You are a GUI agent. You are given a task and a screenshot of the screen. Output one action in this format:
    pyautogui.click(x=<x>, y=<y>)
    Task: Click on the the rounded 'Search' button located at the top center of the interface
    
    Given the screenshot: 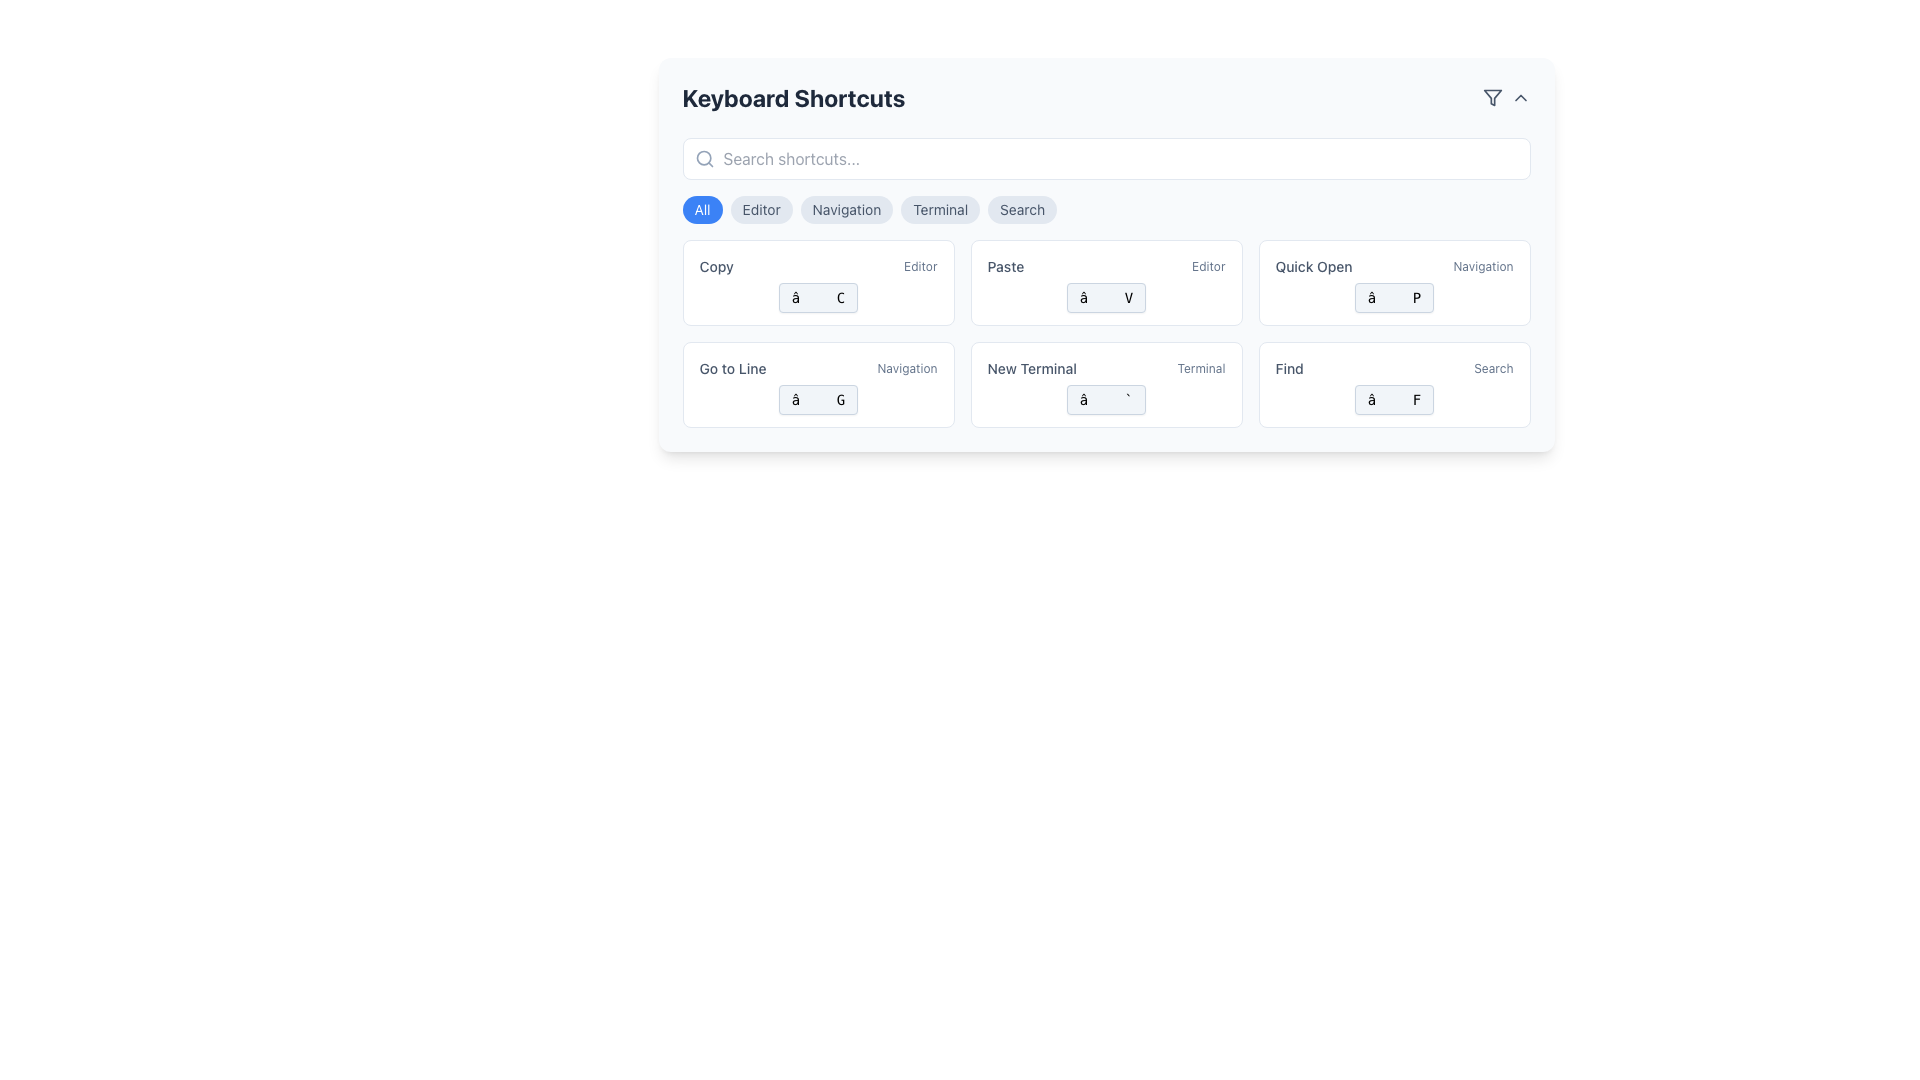 What is the action you would take?
    pyautogui.click(x=1022, y=209)
    